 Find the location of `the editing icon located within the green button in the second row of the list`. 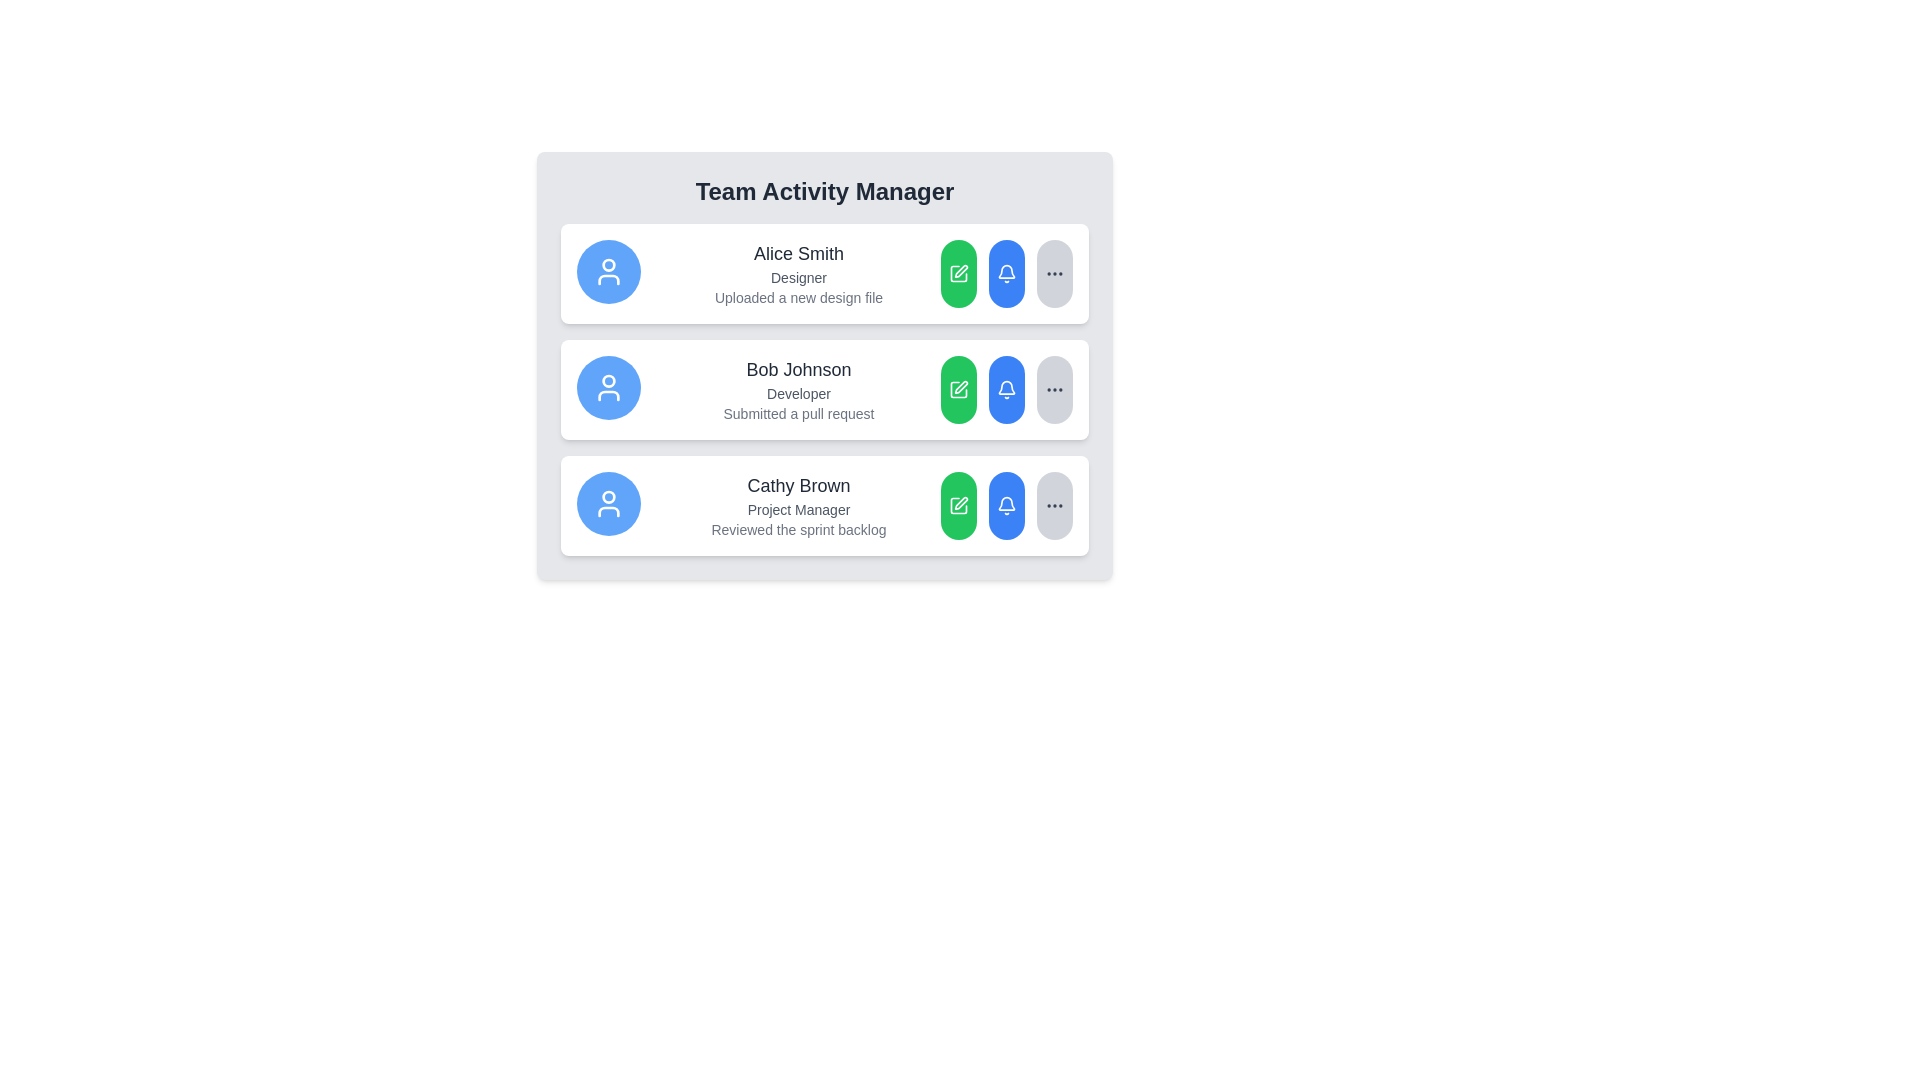

the editing icon located within the green button in the second row of the list is located at coordinates (958, 389).